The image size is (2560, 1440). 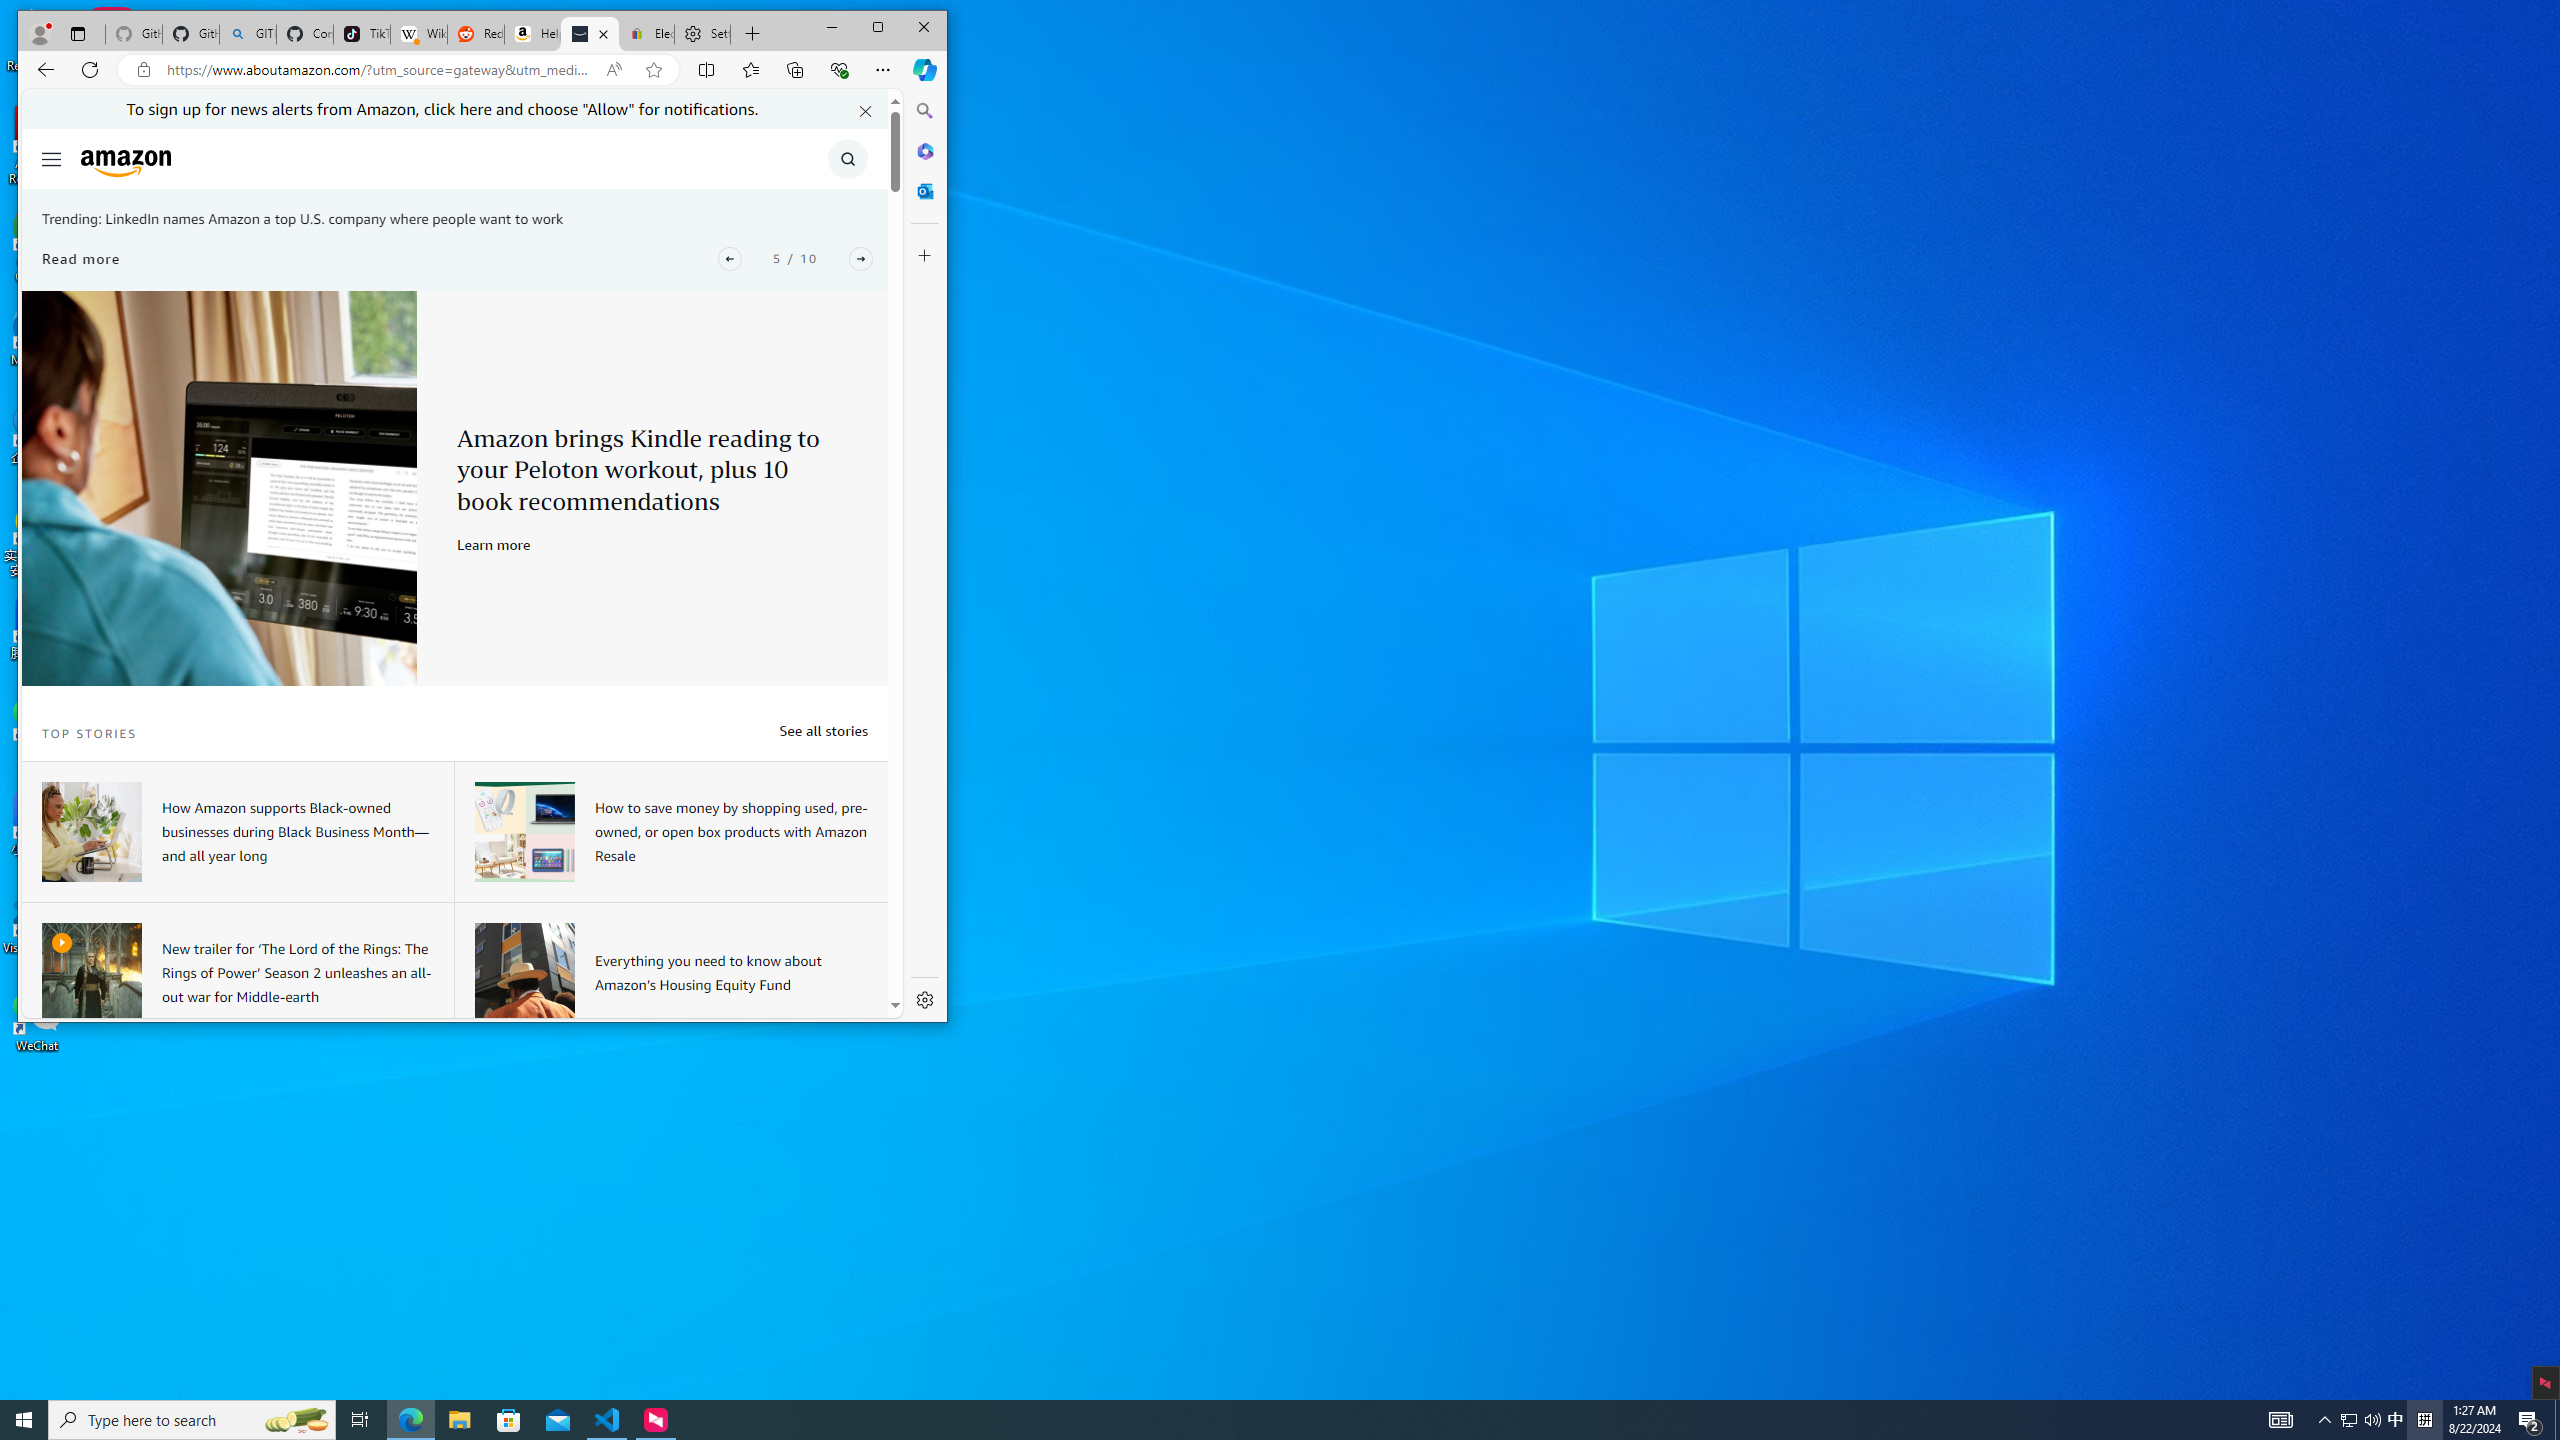 I want to click on 'Tray Input Indicator - Chinese (Simplified, China)', so click(x=2424, y=1418).